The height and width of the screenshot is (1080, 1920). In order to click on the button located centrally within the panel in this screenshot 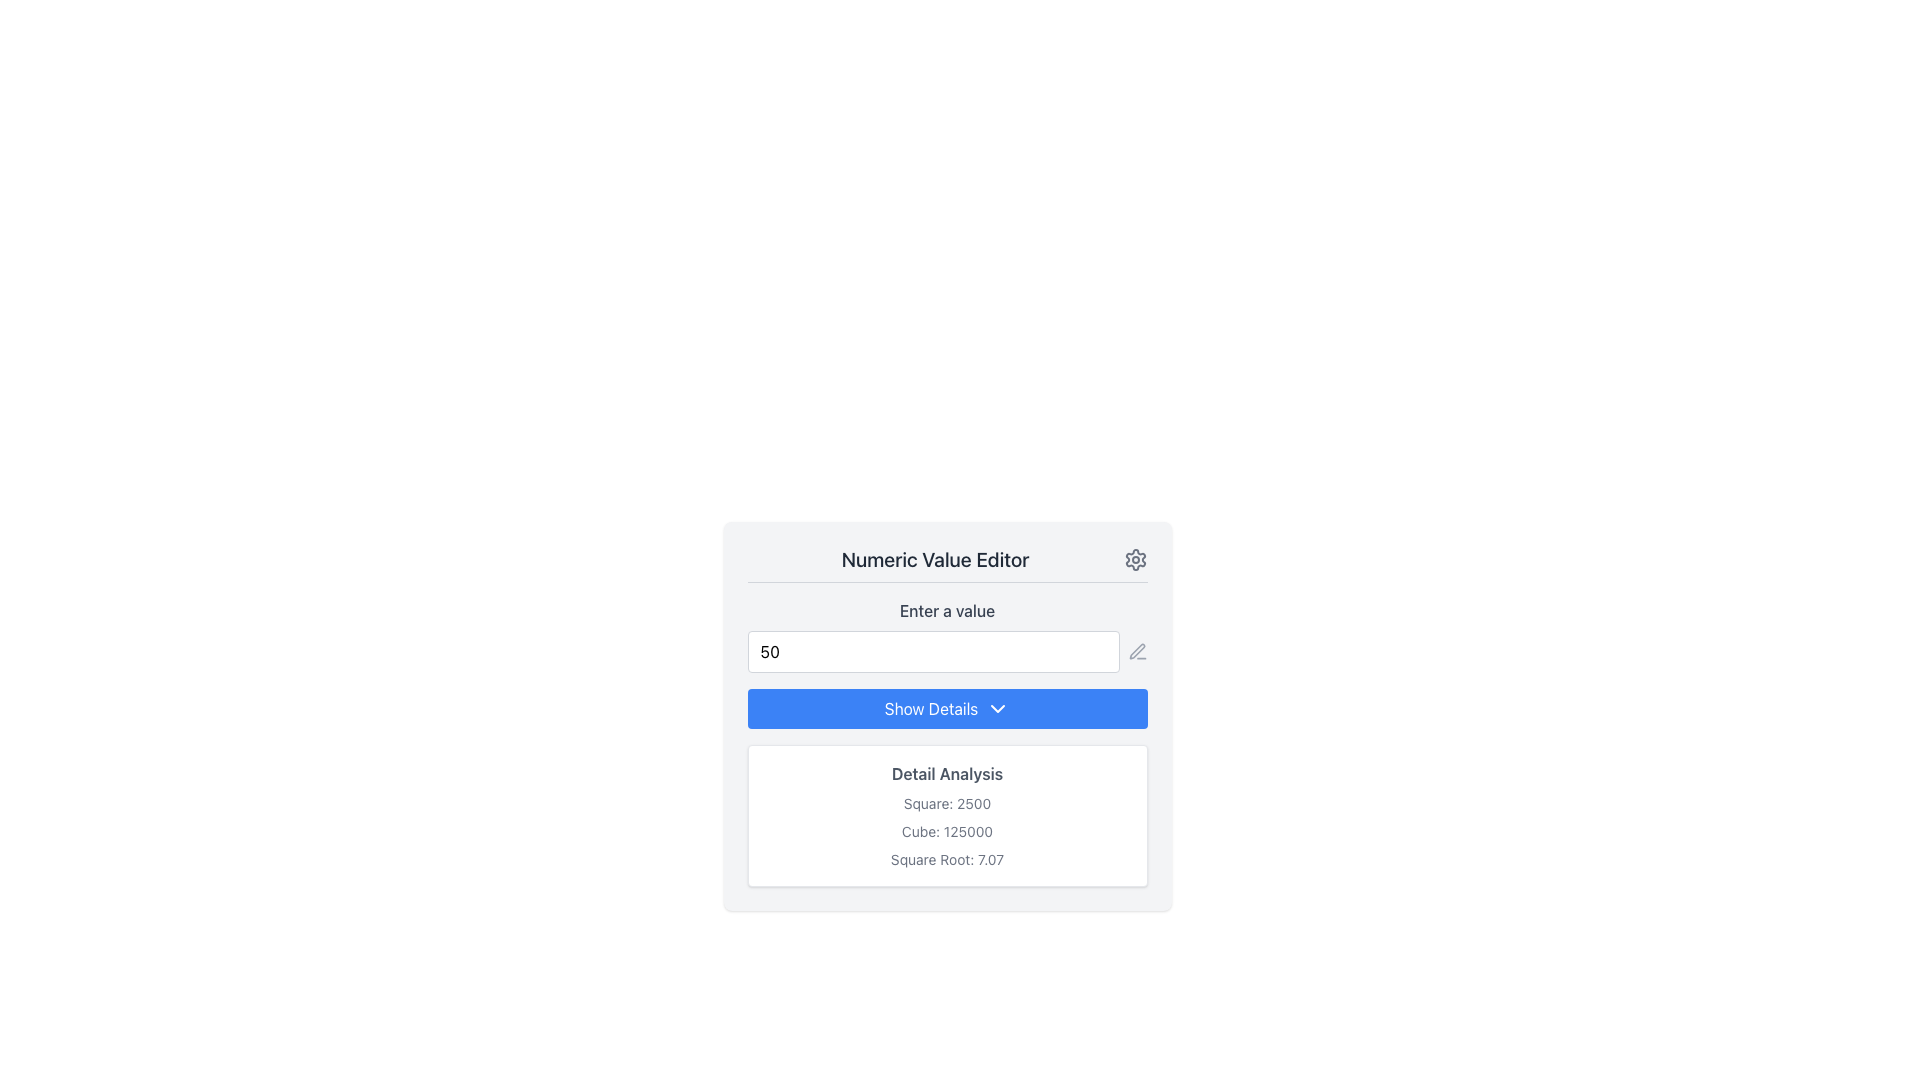, I will do `click(946, 715)`.